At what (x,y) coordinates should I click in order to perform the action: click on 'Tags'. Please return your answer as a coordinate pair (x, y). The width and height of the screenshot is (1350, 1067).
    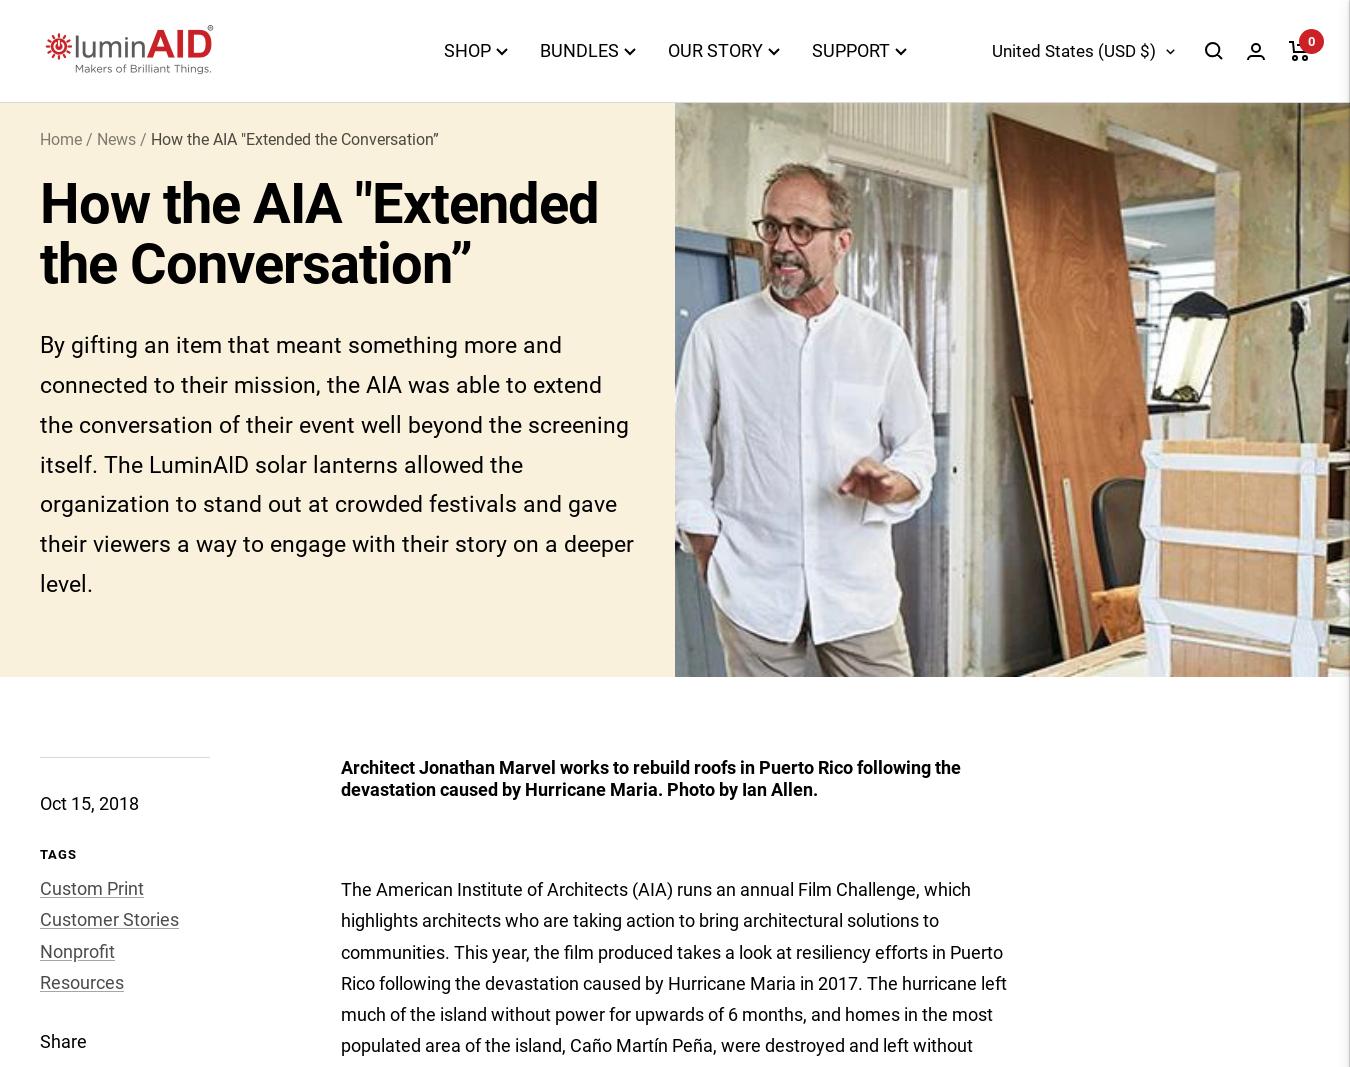
    Looking at the image, I should click on (57, 853).